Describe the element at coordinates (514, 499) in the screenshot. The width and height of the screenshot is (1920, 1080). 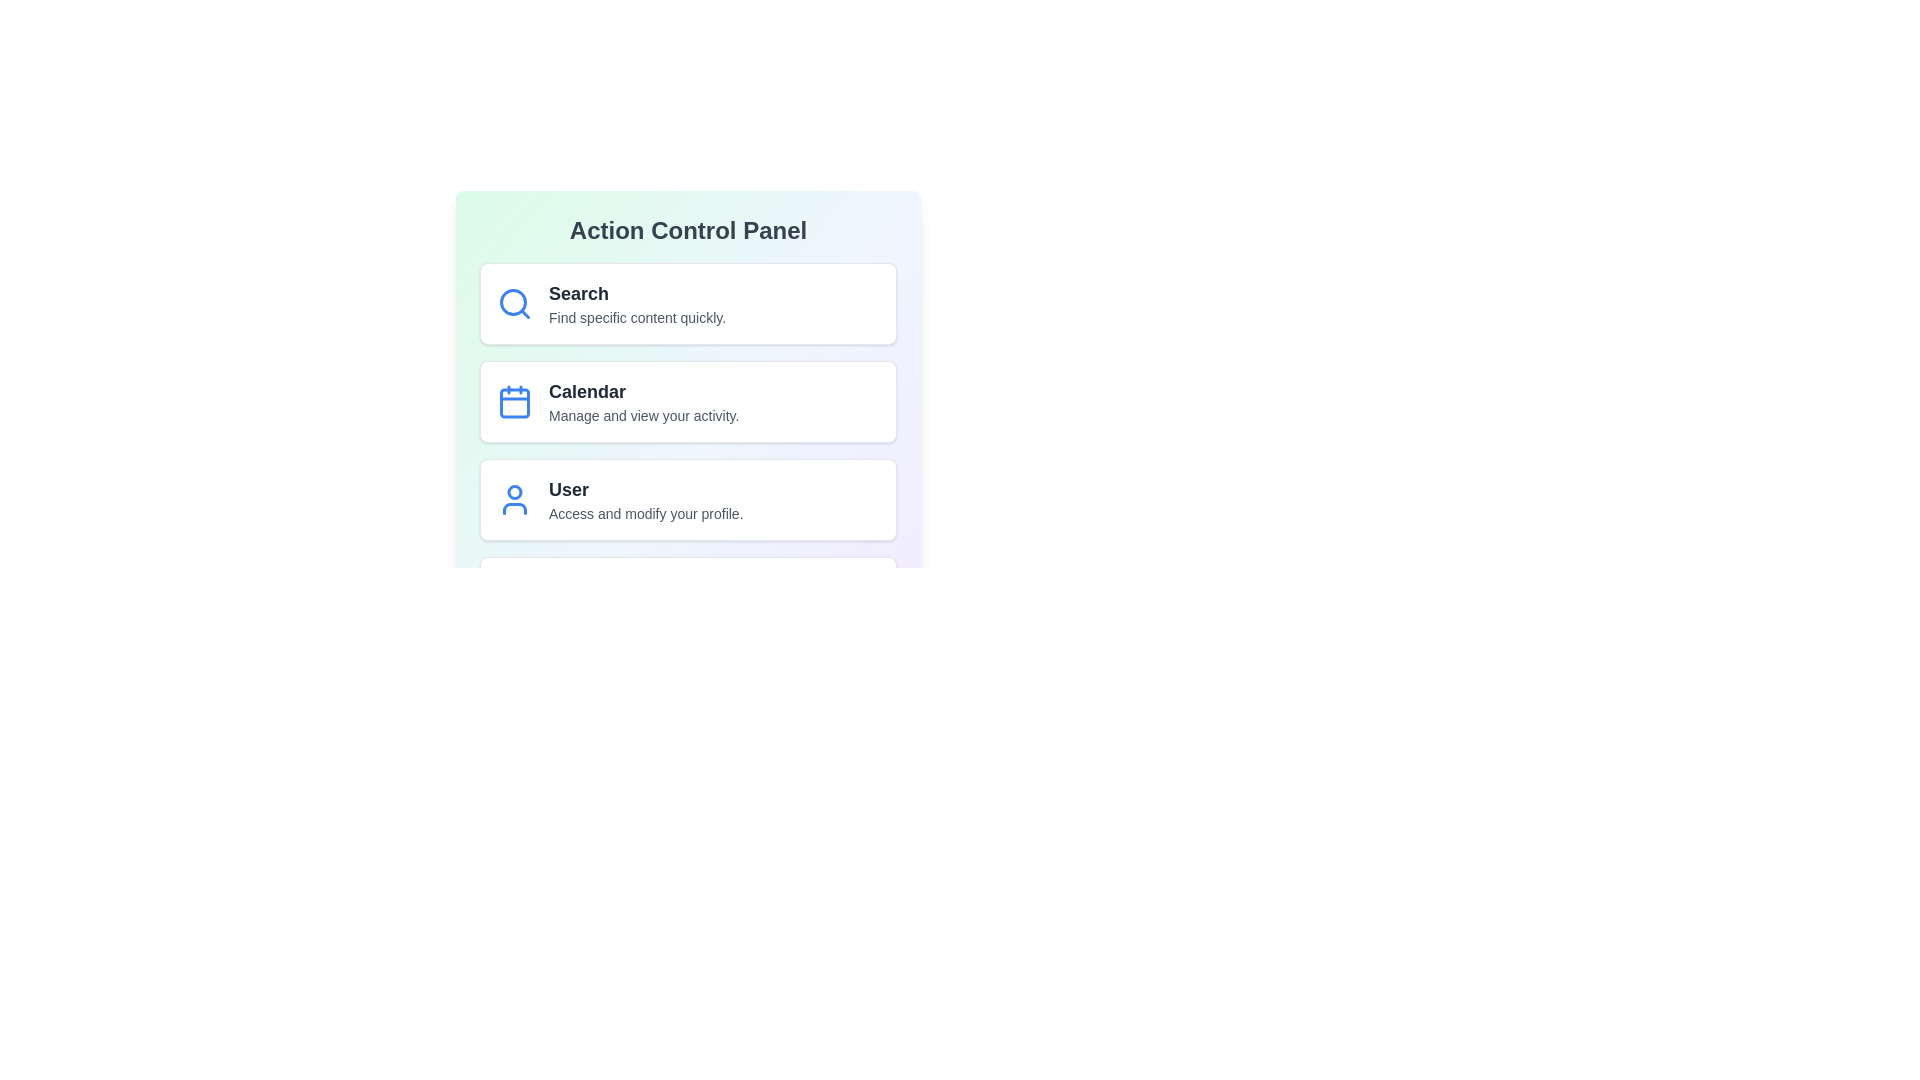
I see `the blue user icon, which is a circular head atop a torso within the 'User' section of the 'Action Control Panel', positioned to the left of the 'User' text` at that location.